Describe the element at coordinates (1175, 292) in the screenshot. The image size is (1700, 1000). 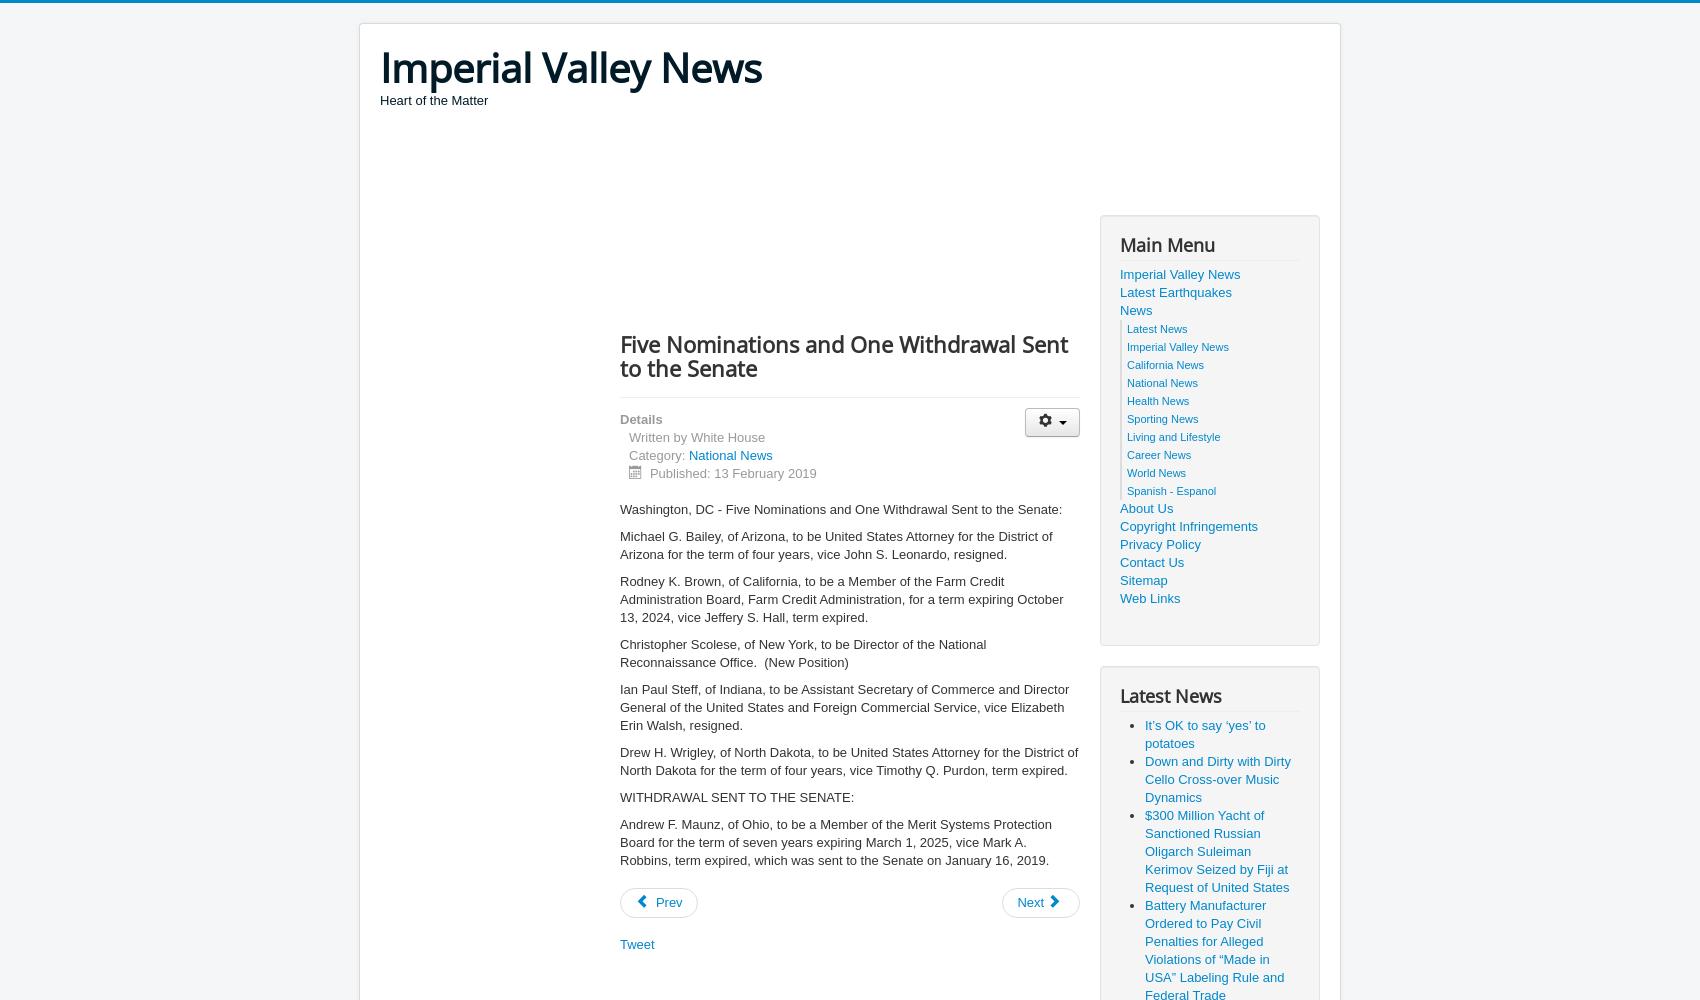
I see `'Latest Earthquakes'` at that location.